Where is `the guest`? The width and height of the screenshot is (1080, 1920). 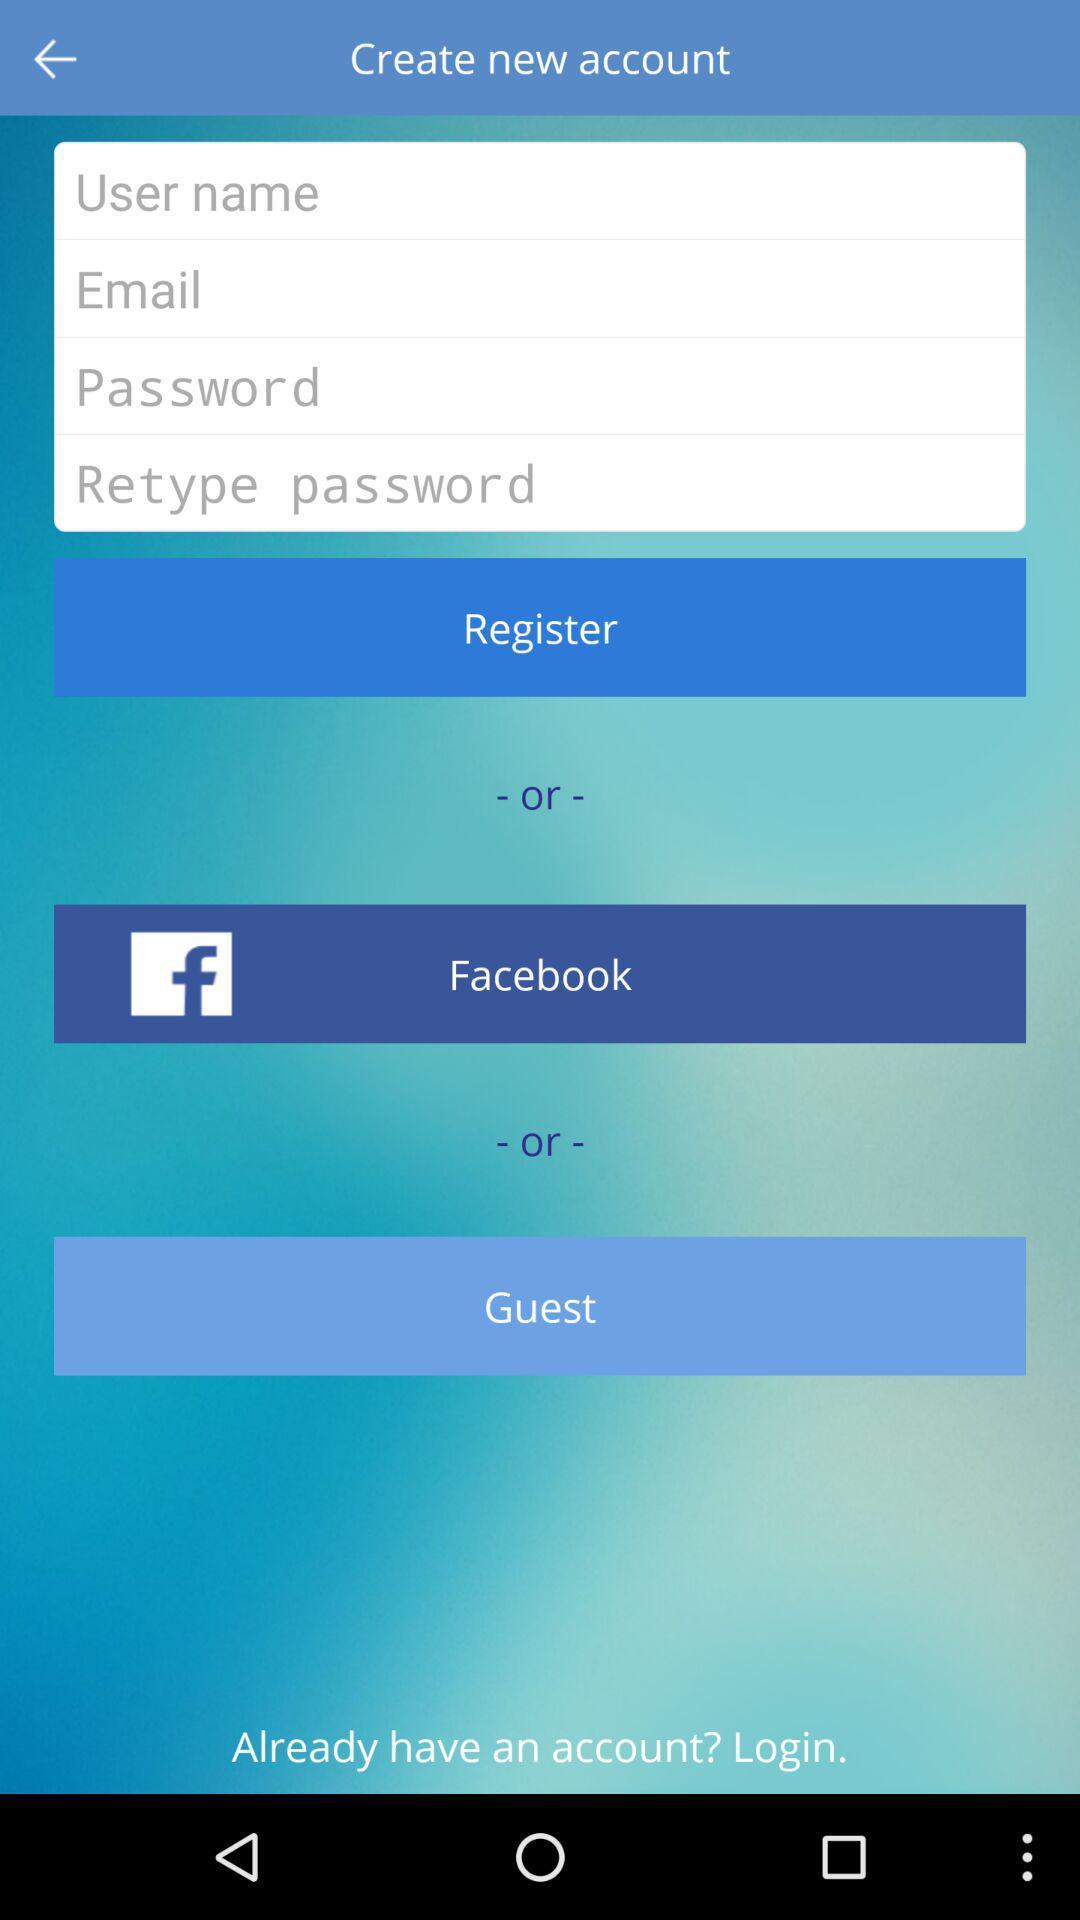
the guest is located at coordinates (540, 1306).